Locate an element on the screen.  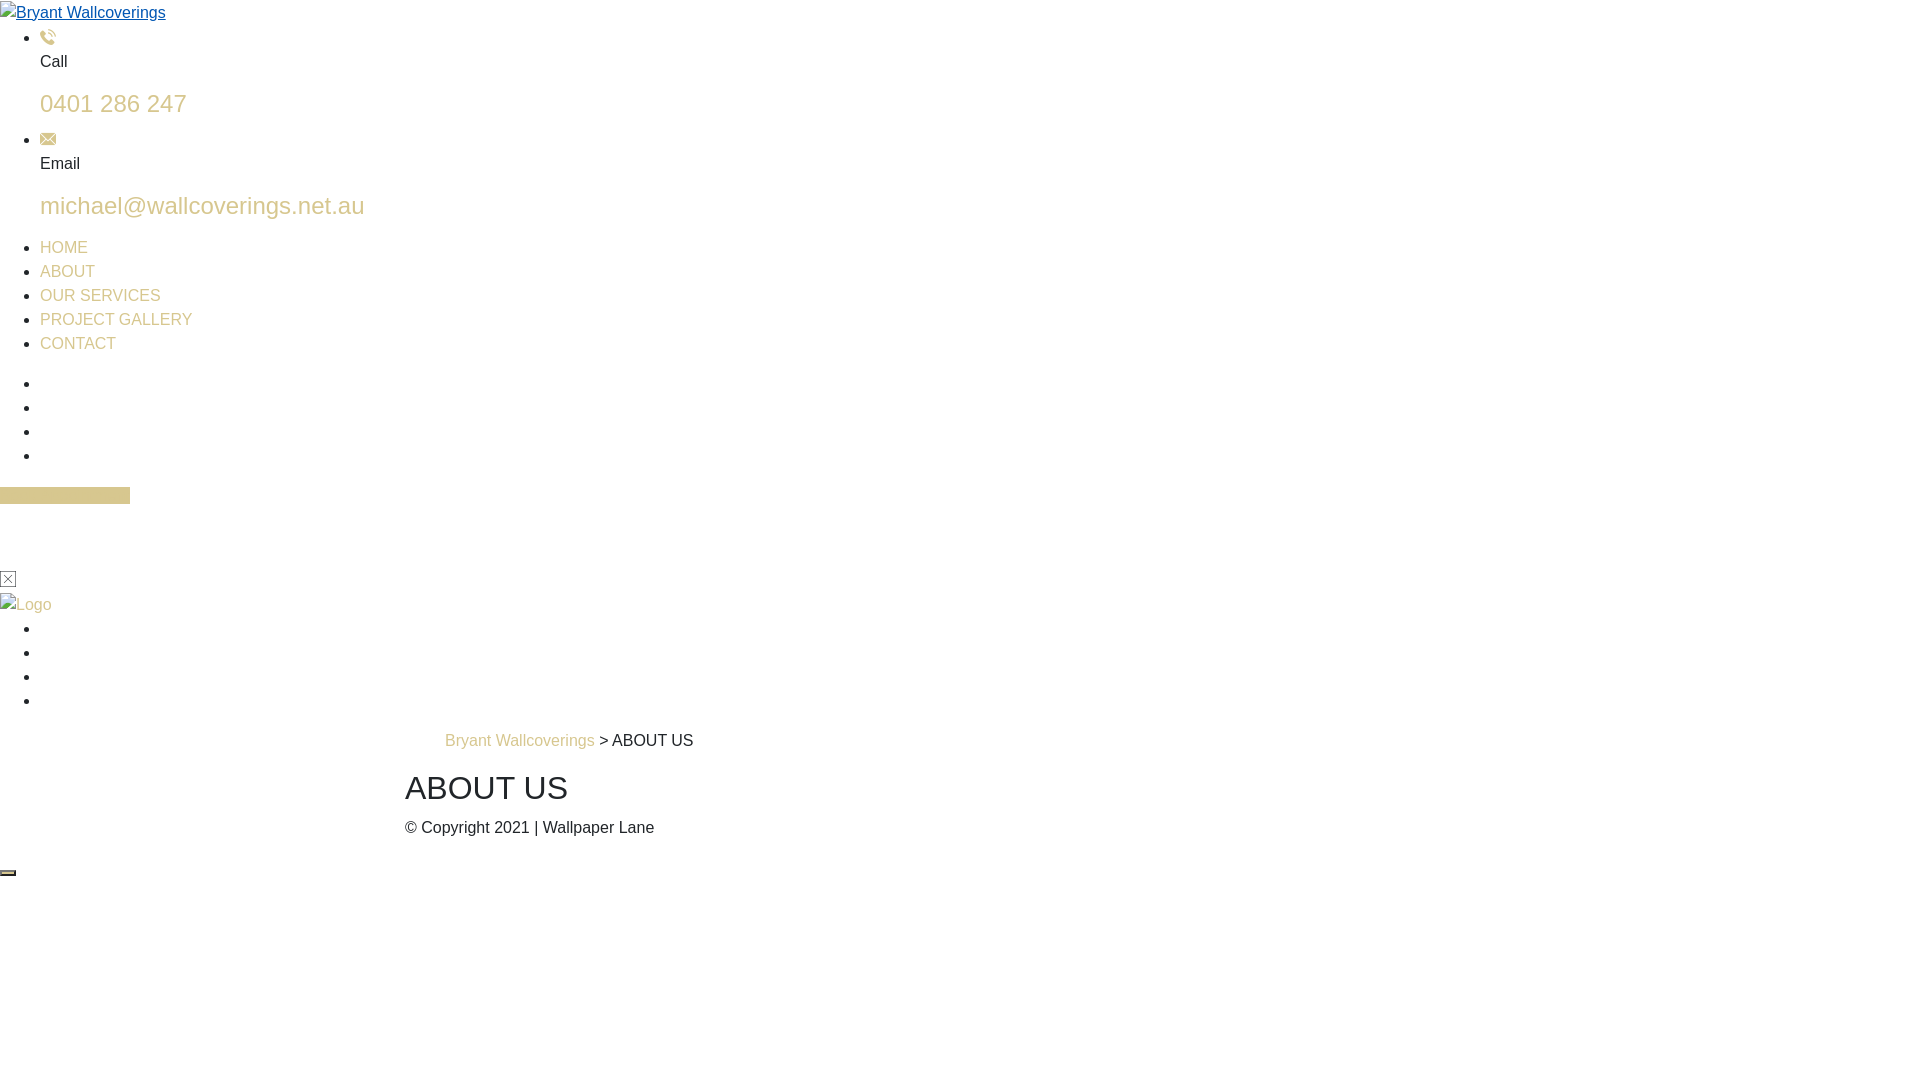
'HOME' is located at coordinates (63, 246).